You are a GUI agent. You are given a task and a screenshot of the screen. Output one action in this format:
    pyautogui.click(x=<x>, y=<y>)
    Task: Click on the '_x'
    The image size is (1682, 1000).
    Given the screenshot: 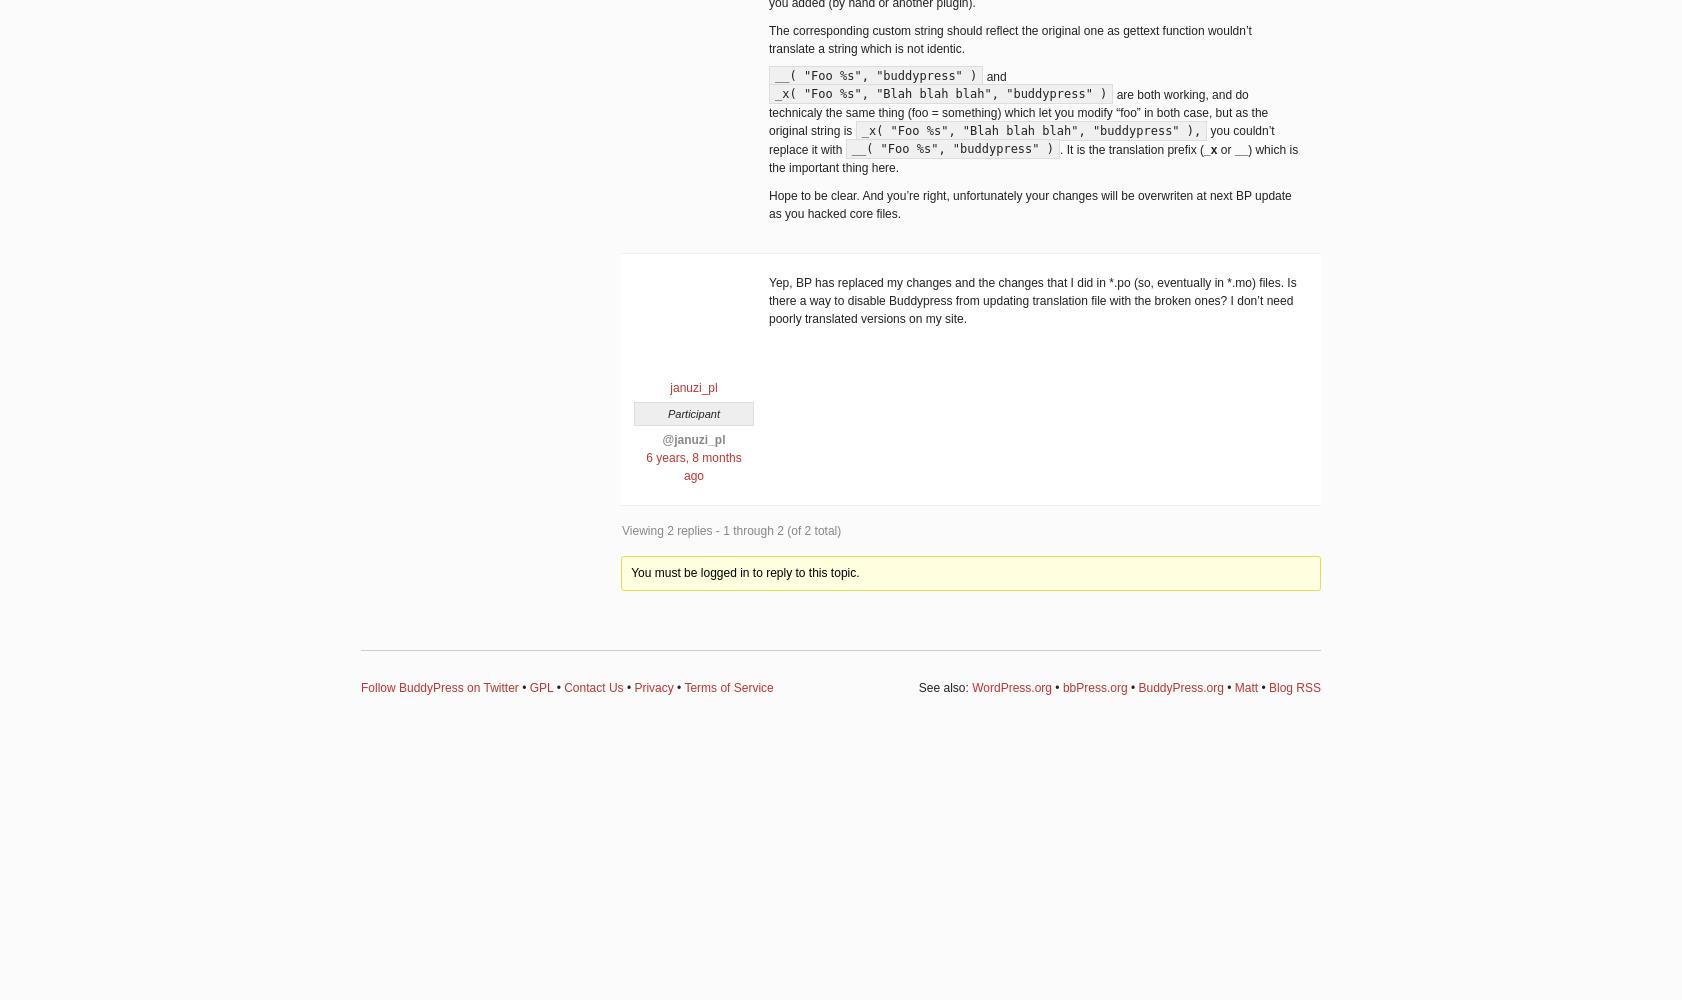 What is the action you would take?
    pyautogui.click(x=1209, y=149)
    